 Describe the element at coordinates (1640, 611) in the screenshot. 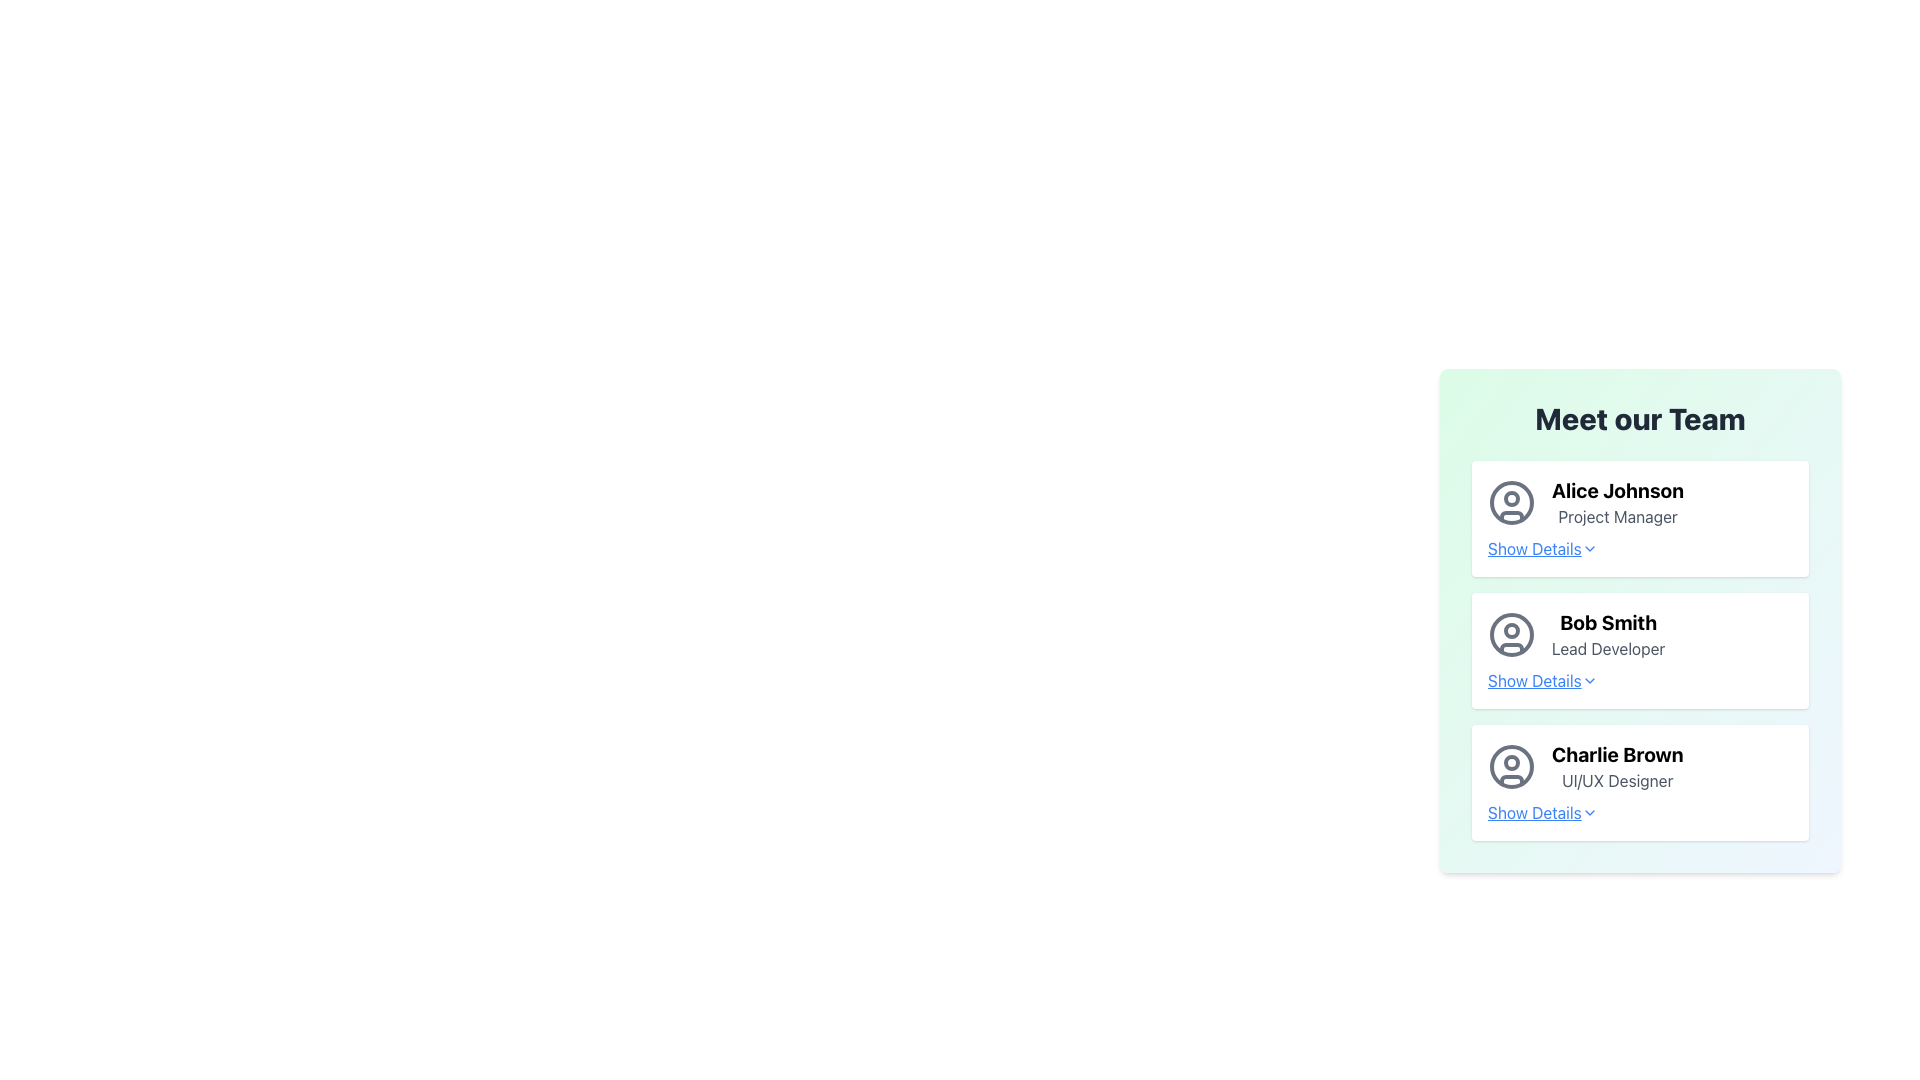

I see `the Information card for Bob Smith, which is the second card in the vertical list under the 'Meet our Team' header` at that location.